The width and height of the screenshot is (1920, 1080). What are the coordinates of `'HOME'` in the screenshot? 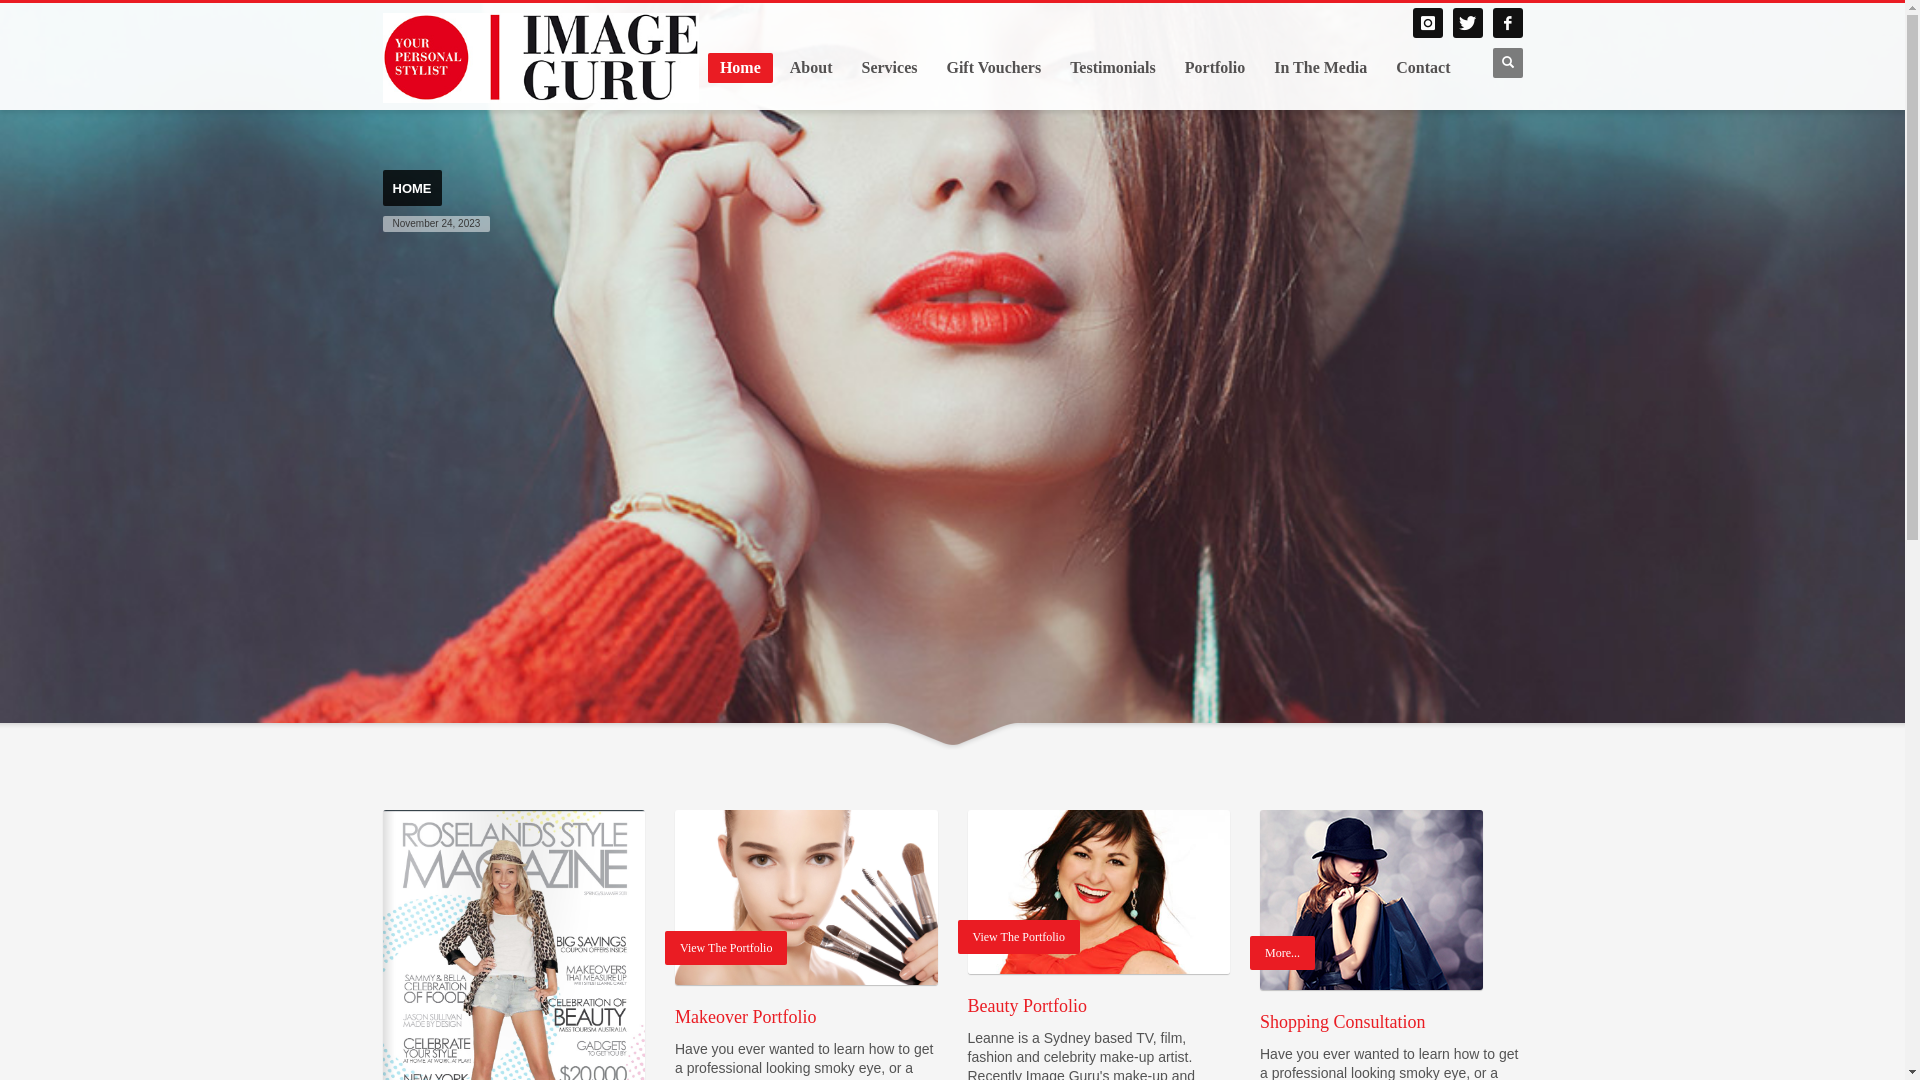 It's located at (410, 188).